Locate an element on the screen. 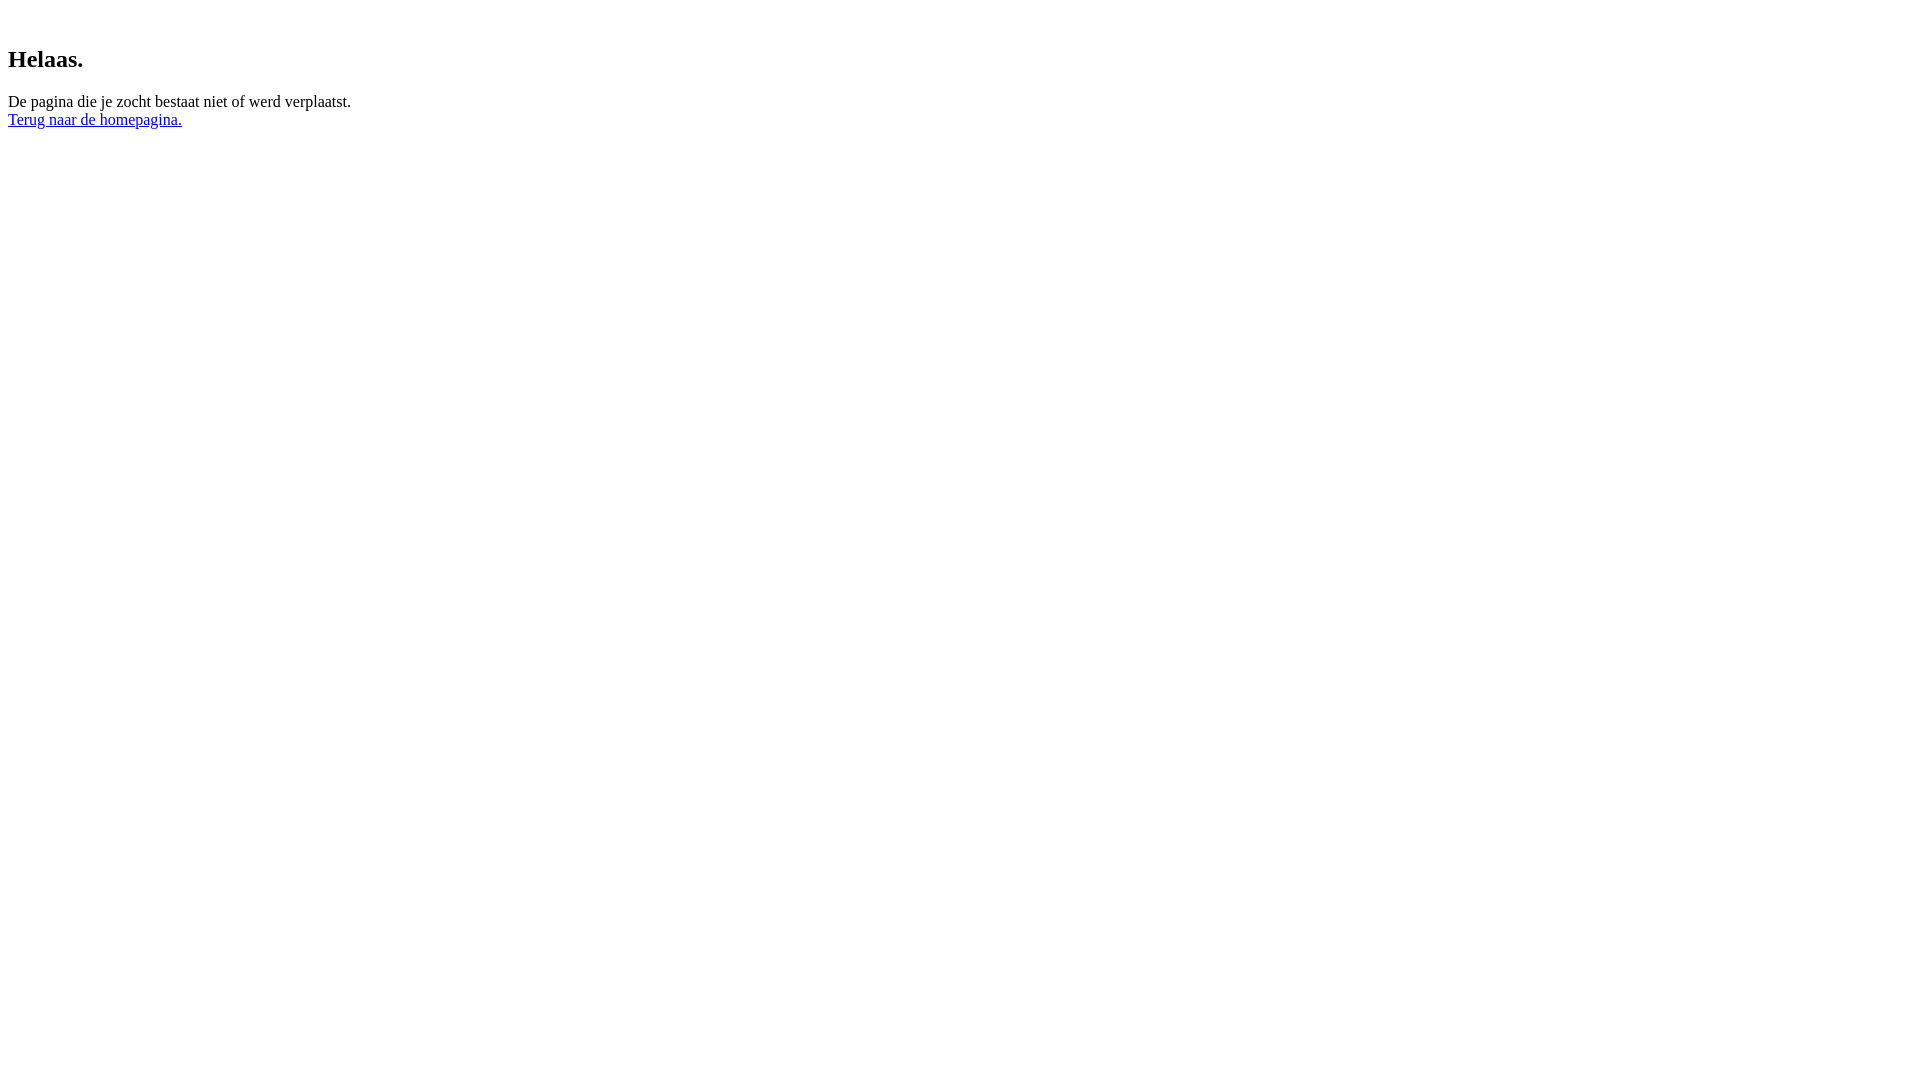  'Terug naar de homepagina.' is located at coordinates (94, 119).